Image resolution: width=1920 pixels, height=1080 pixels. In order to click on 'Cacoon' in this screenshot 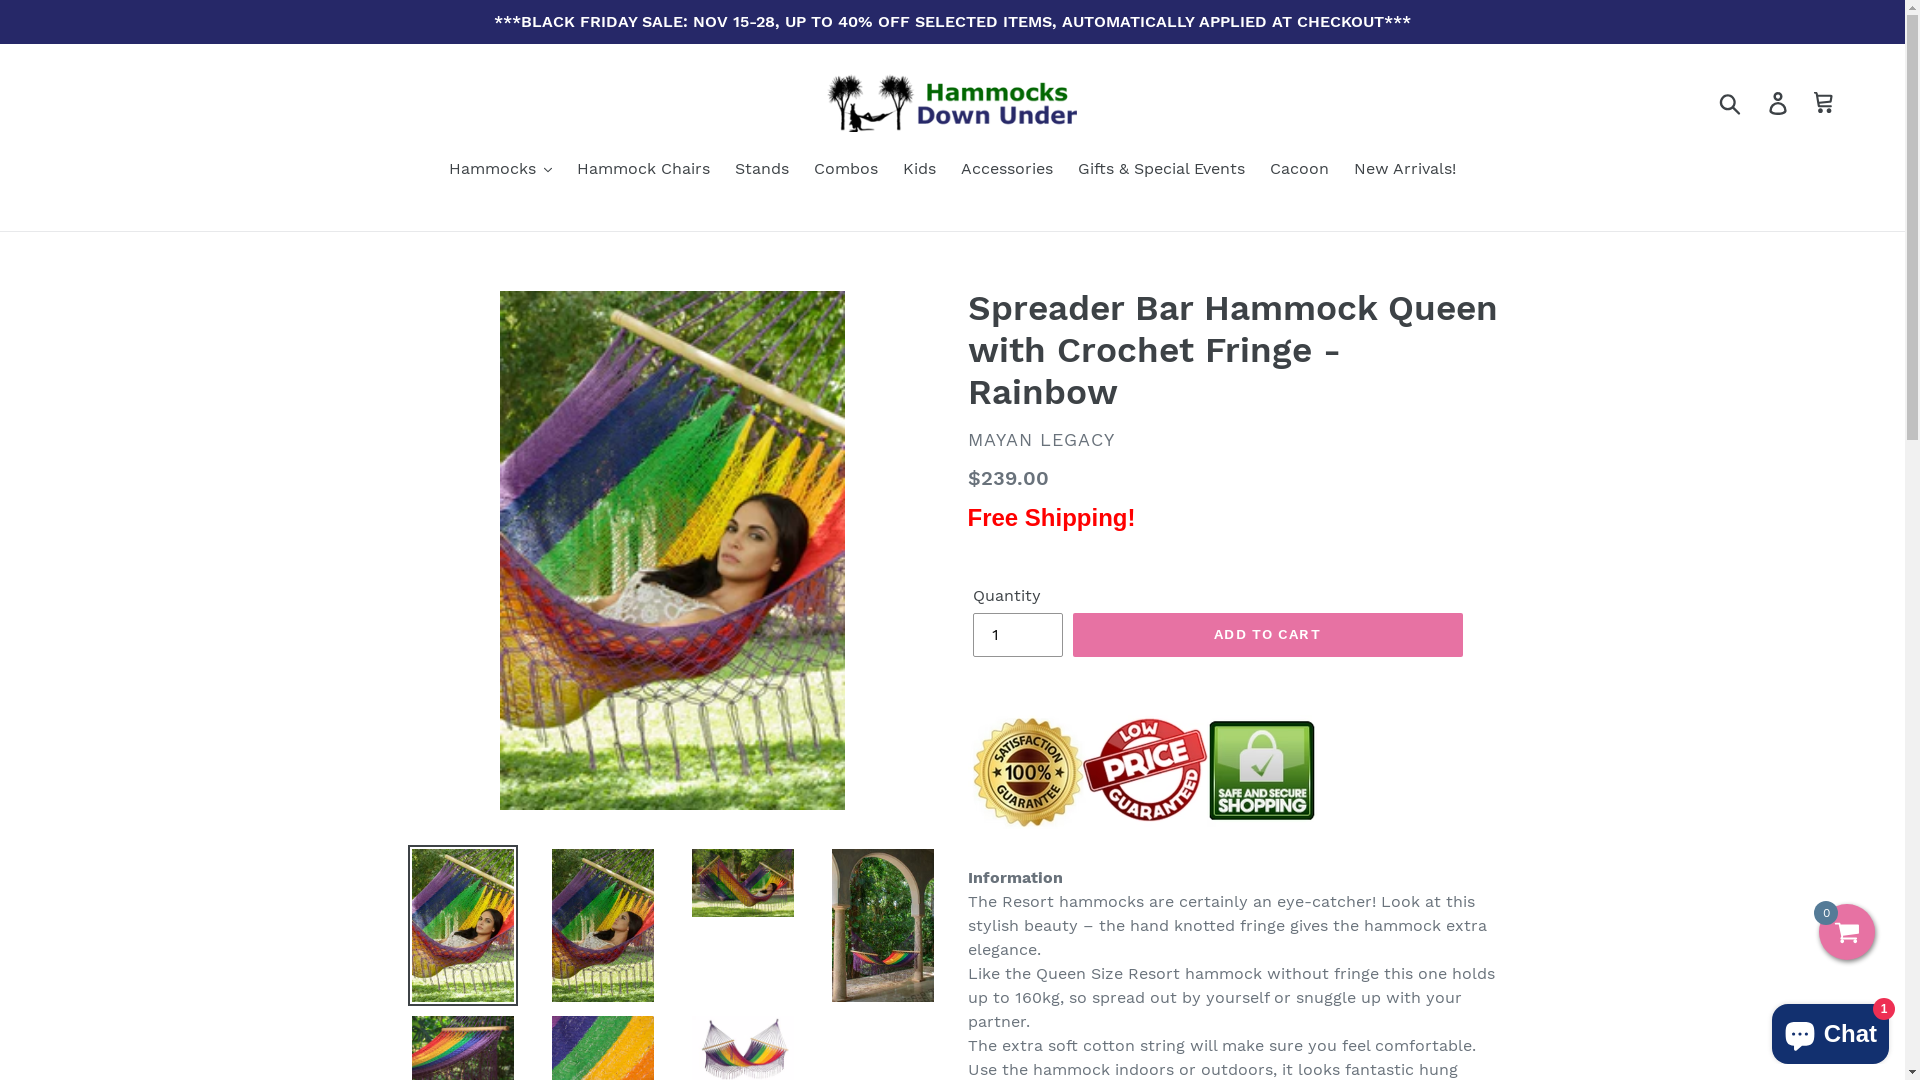, I will do `click(1299, 169)`.